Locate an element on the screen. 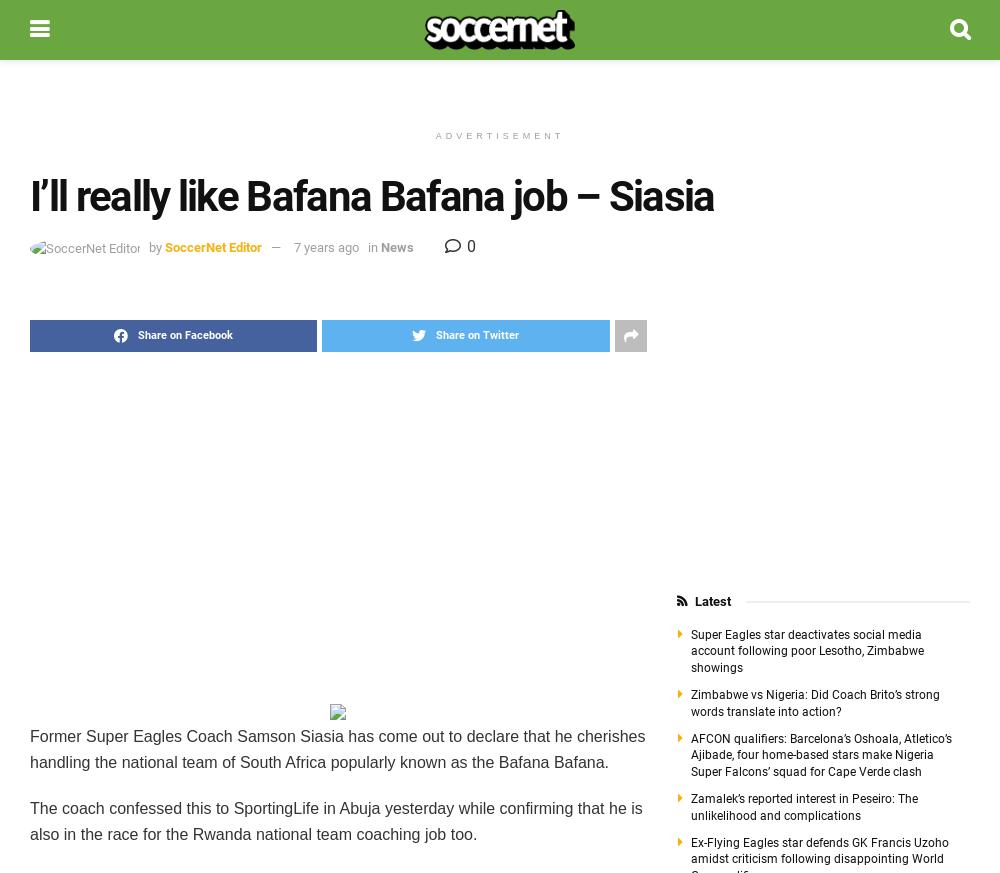 The width and height of the screenshot is (1000, 873). 'The coach confessed this to SportingLife in Abuja yesterday while confirming that he is also in the race for the Rwanda national team coaching job too.' is located at coordinates (30, 821).